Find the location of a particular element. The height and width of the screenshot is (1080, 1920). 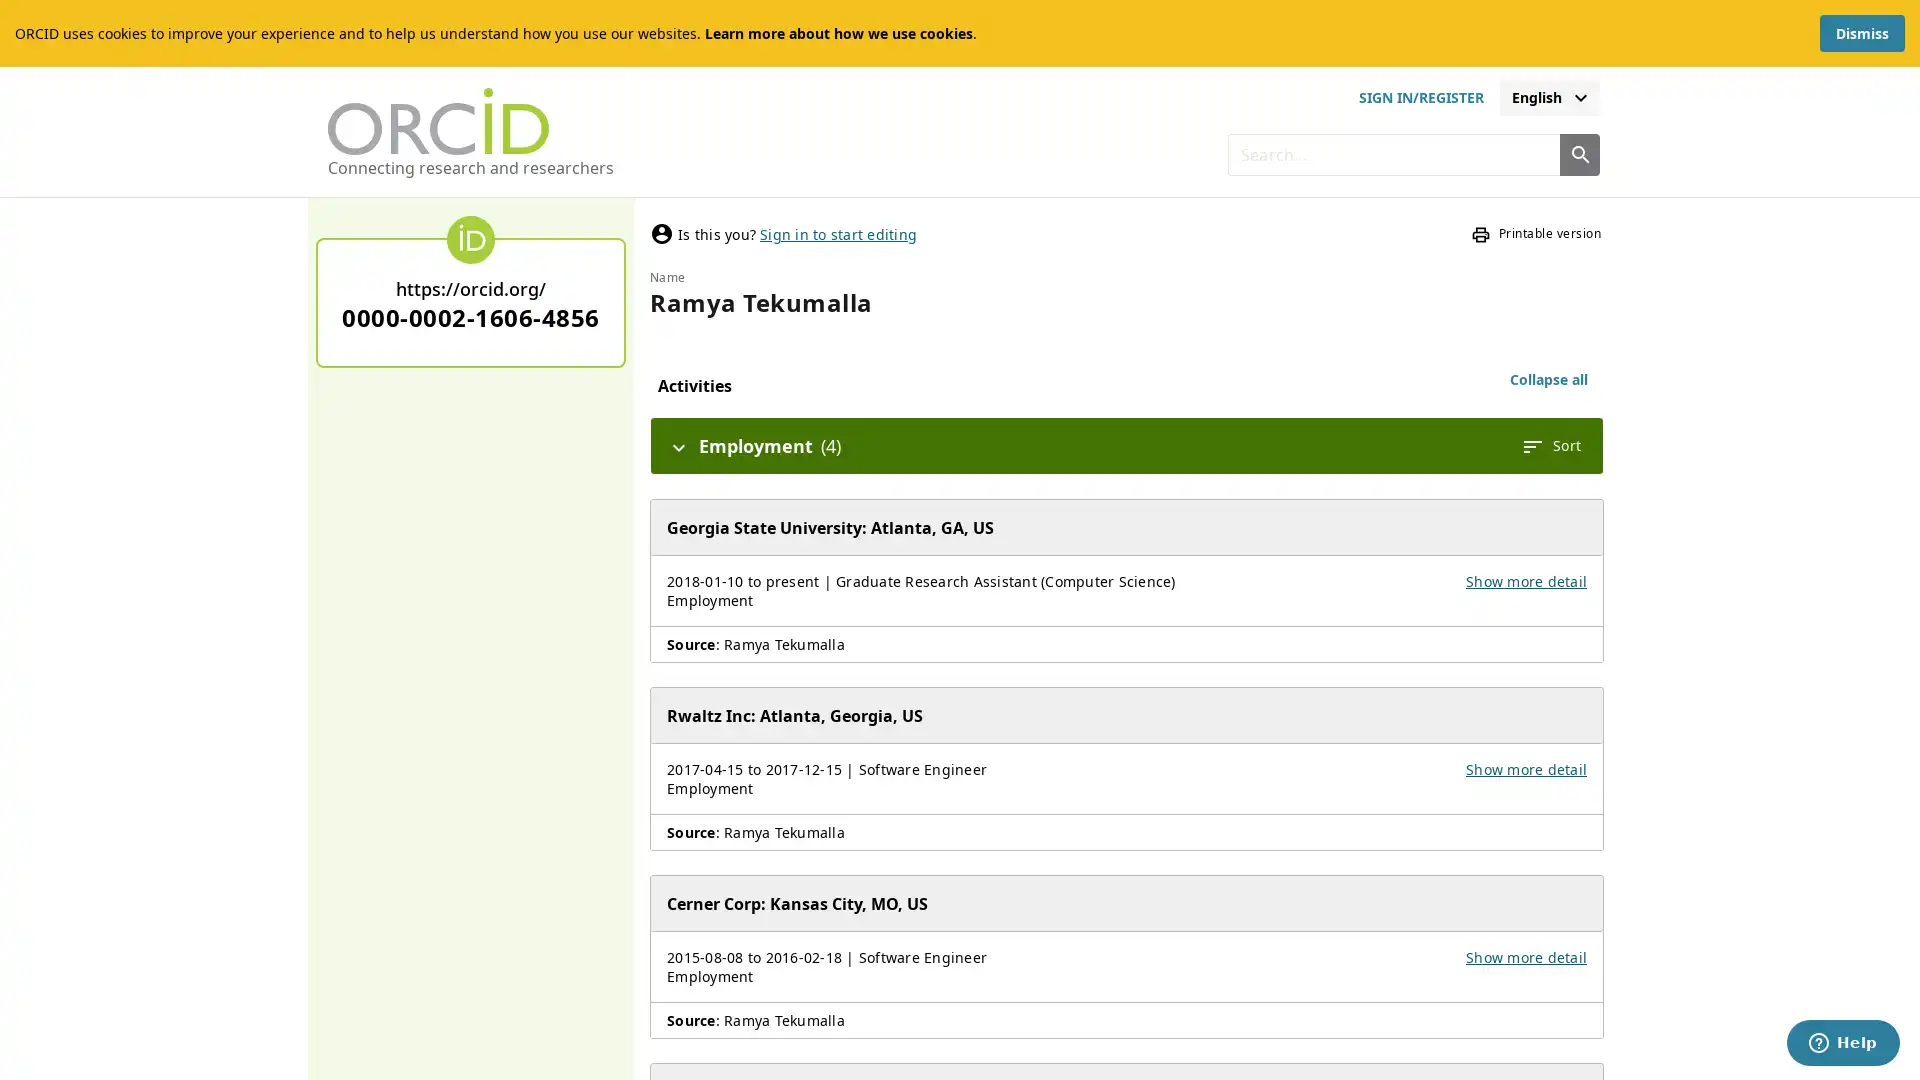

Search is located at coordinates (1578, 153).